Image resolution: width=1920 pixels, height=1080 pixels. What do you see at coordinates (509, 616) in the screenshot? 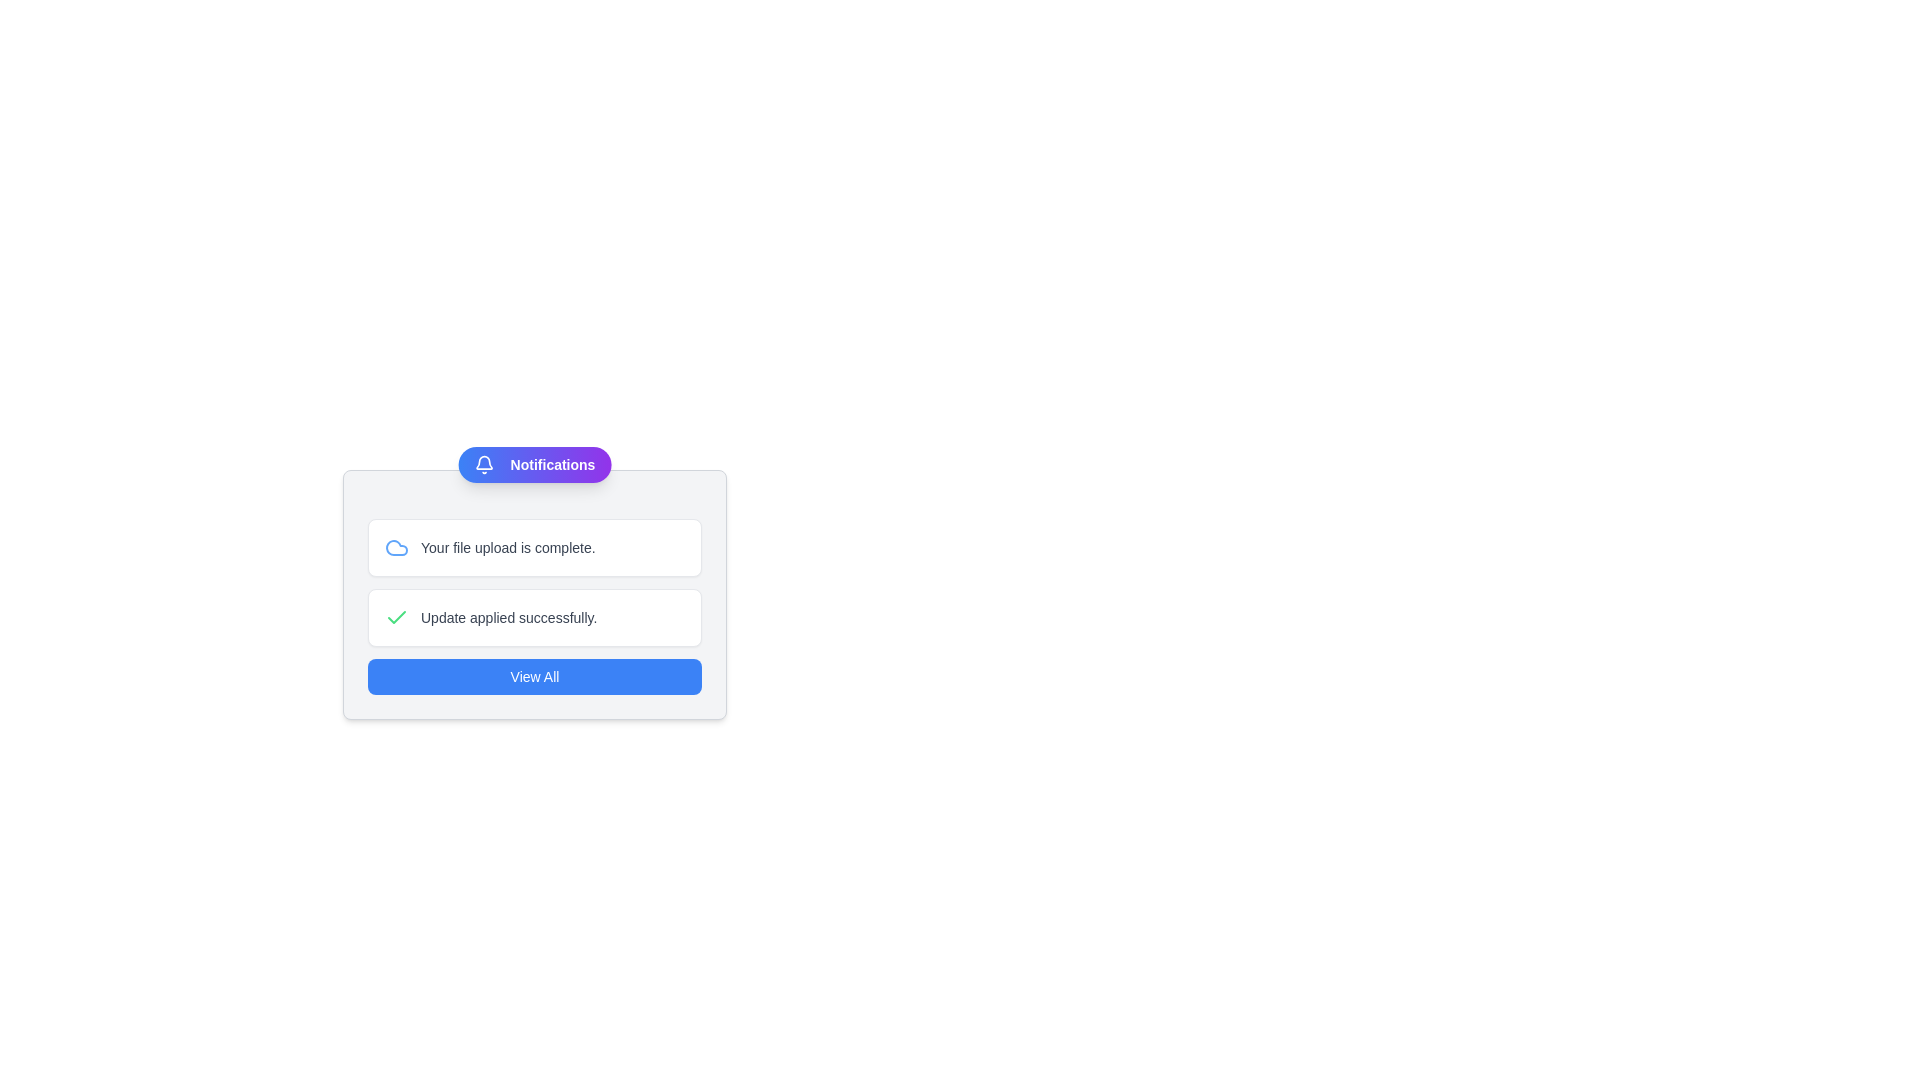
I see `notification text label that confirms an update has been successfully applied, located in the notification area below the 'Your file upload is complete.' message` at bounding box center [509, 616].